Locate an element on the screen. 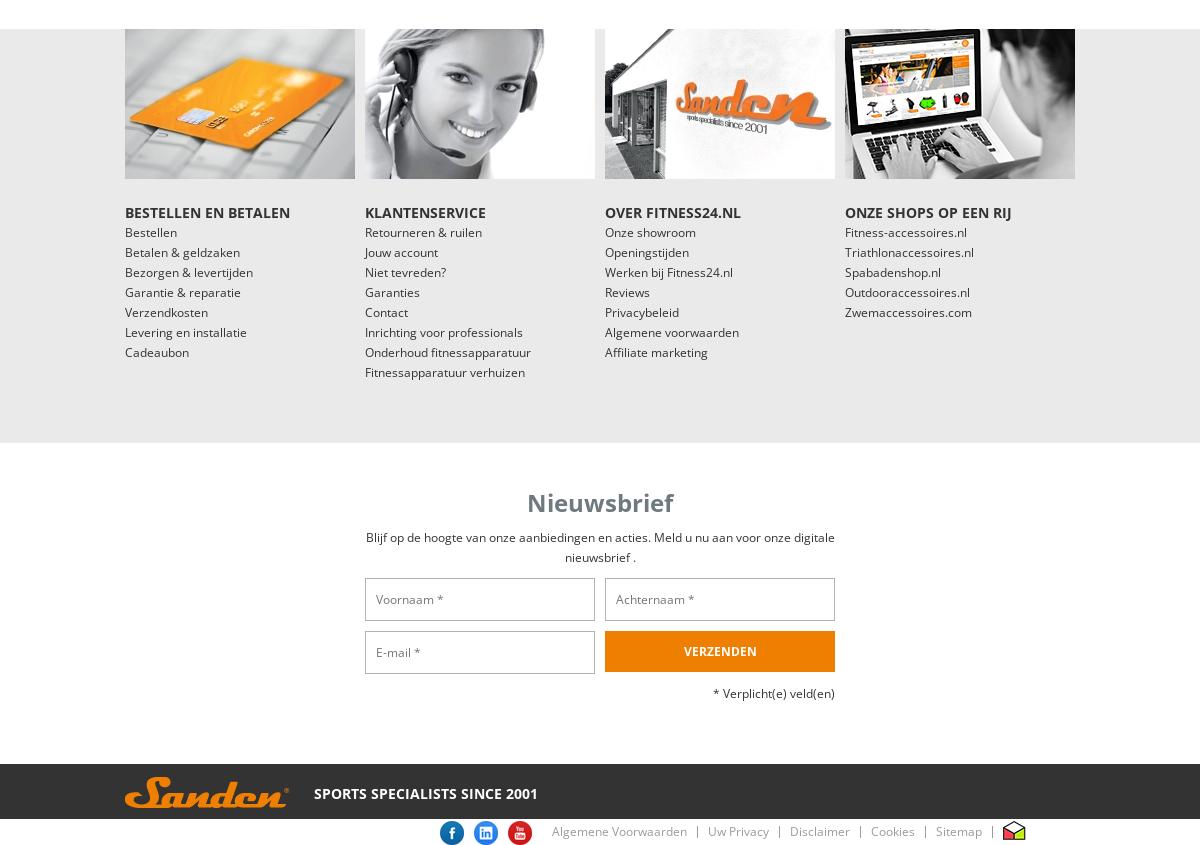 The height and width of the screenshot is (845, 1200). '* Verplicht(e) veld(en)' is located at coordinates (773, 692).